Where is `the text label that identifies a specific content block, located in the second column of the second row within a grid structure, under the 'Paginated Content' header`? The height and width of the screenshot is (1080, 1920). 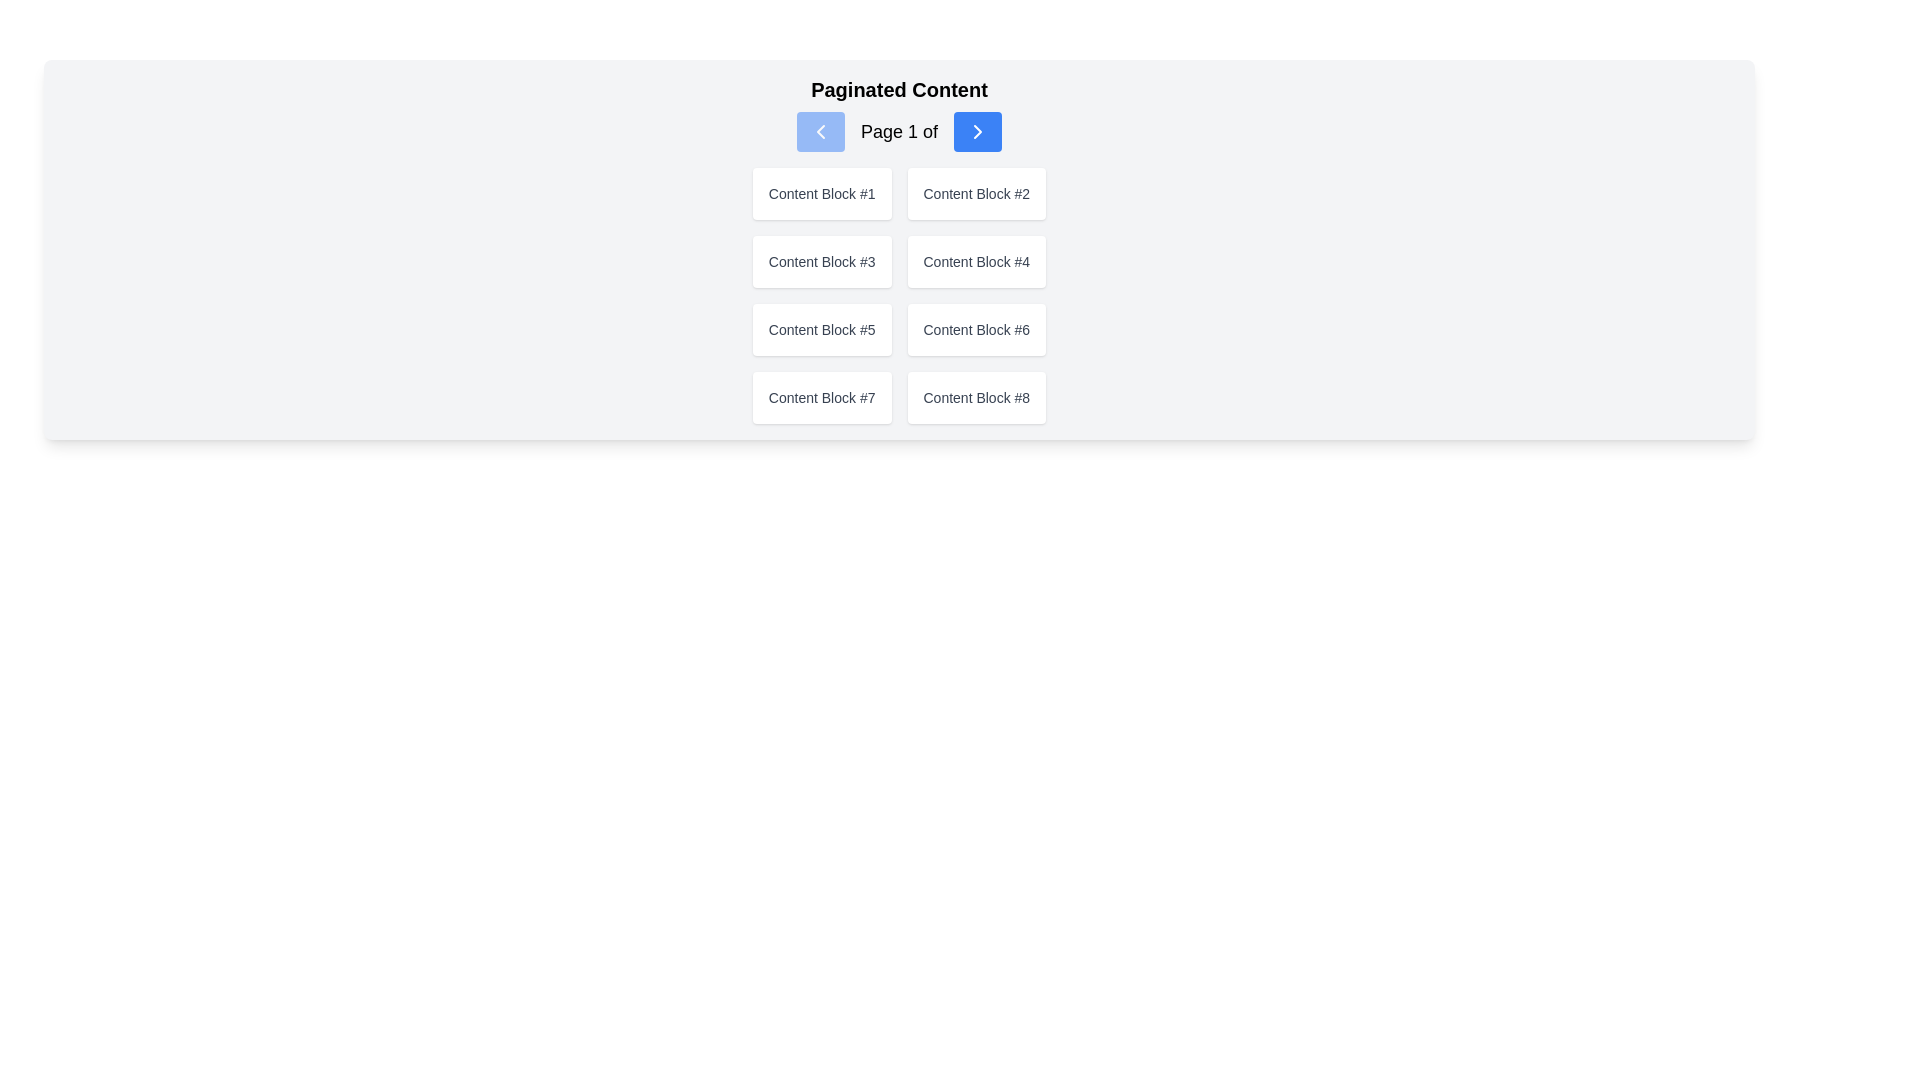 the text label that identifies a specific content block, located in the second column of the second row within a grid structure, under the 'Paginated Content' header is located at coordinates (976, 261).